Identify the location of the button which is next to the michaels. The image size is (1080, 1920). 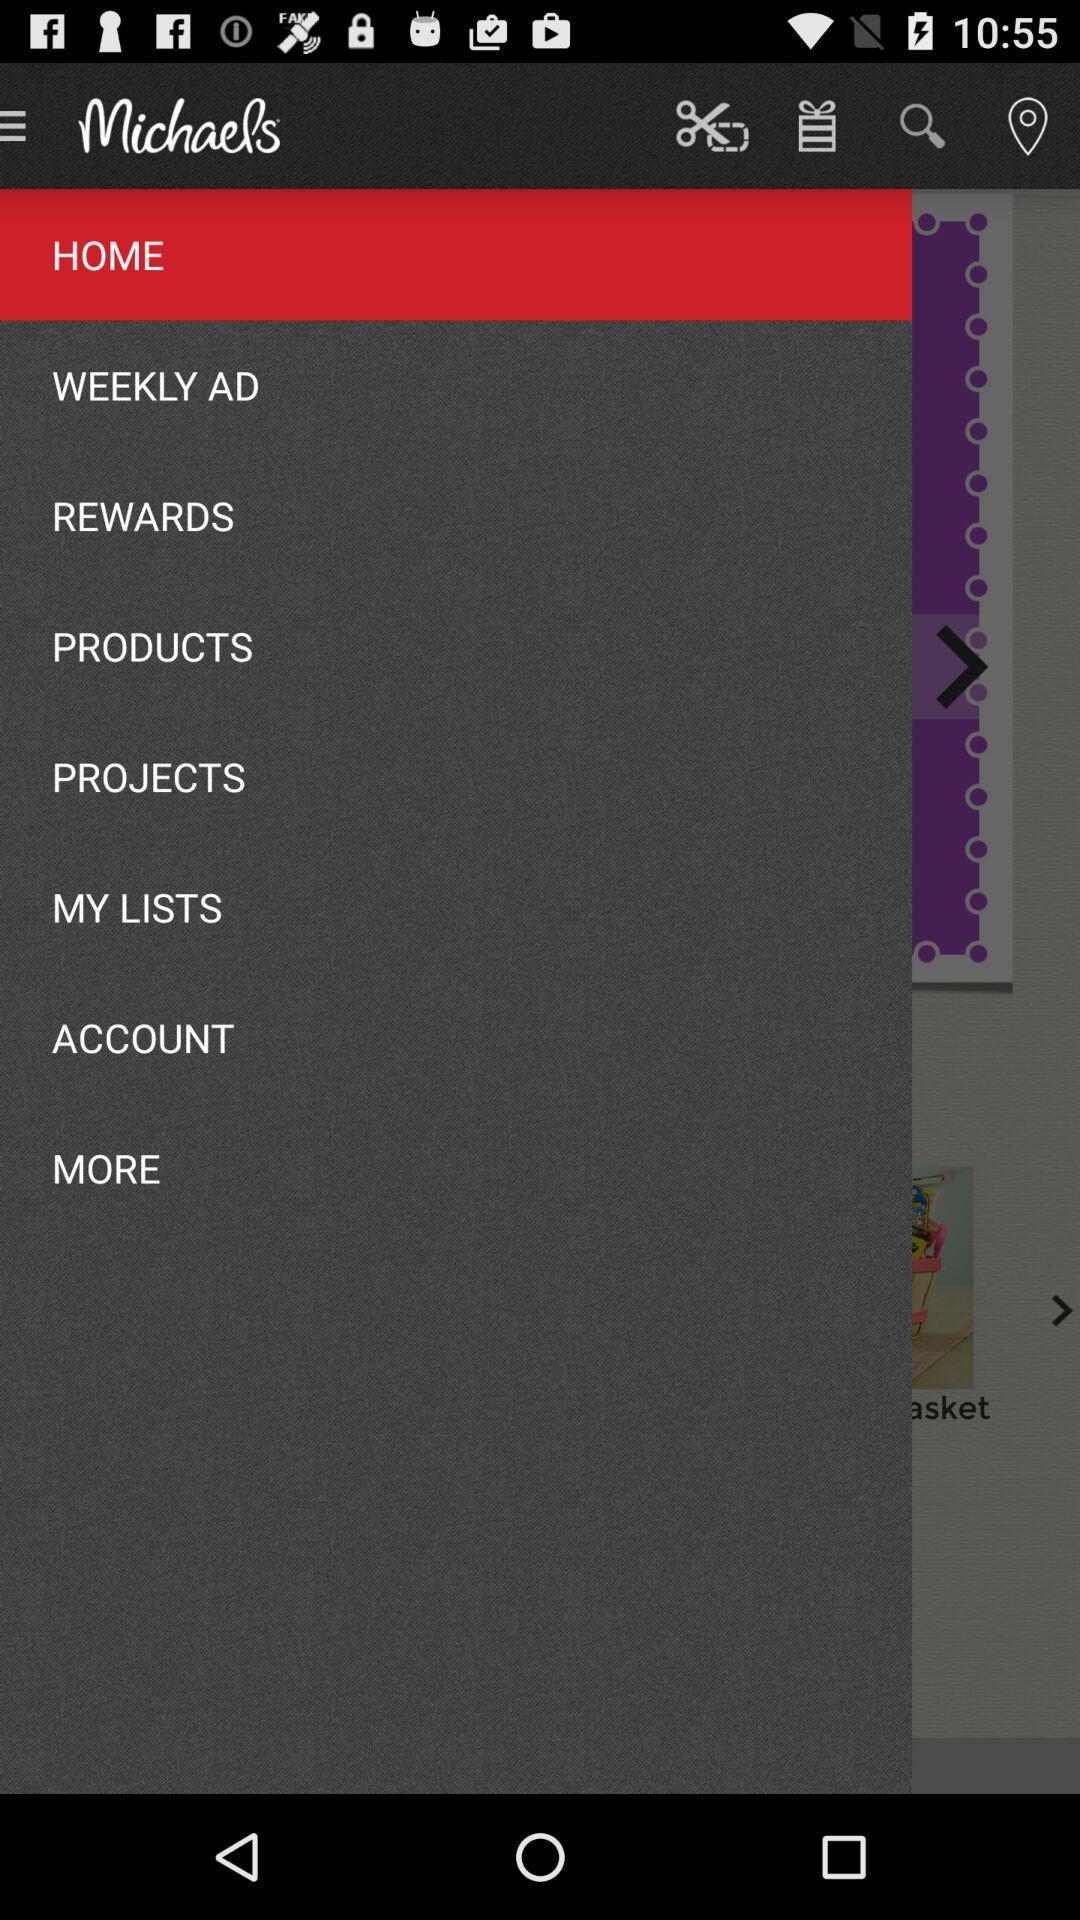
(711, 124).